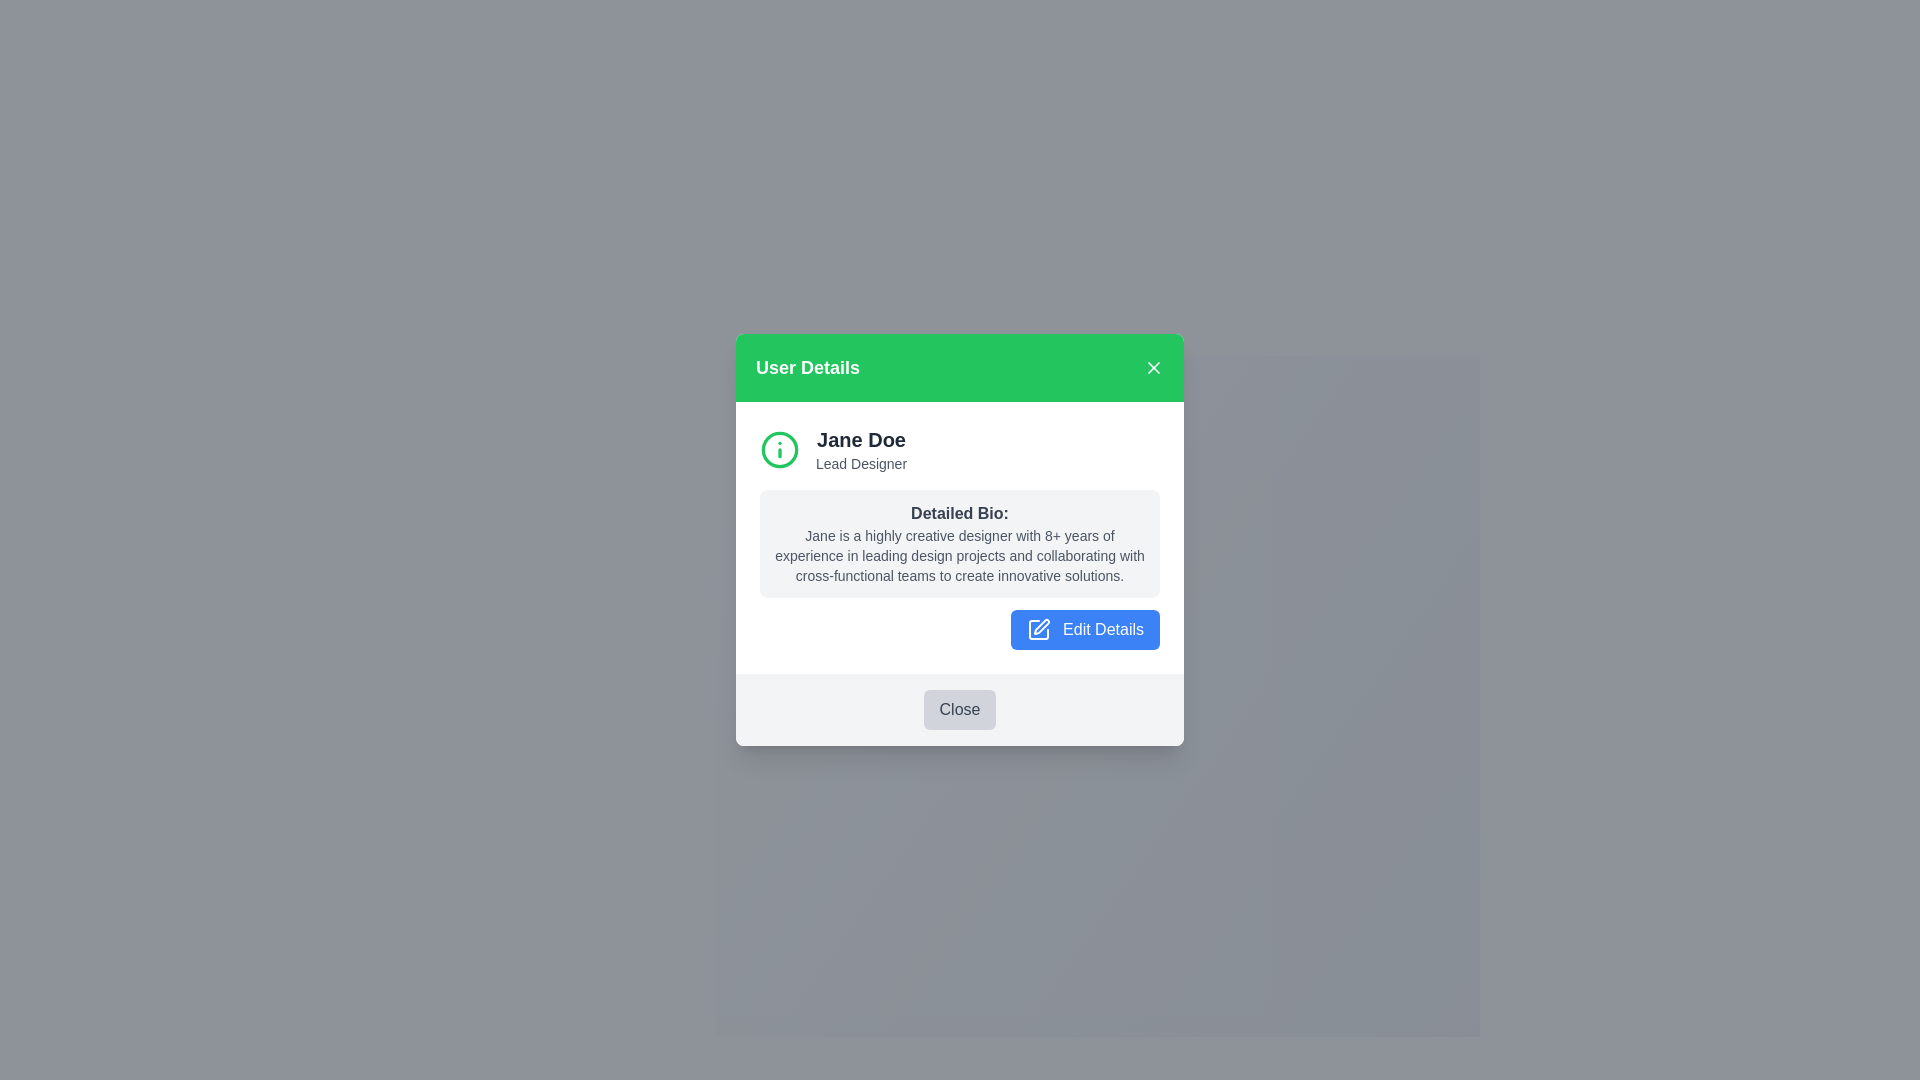 The image size is (1920, 1080). What do you see at coordinates (1038, 630) in the screenshot?
I see `the SVG pen icon located adjacent to the 'Edit Details' button at the center-bottom of the modal dialog` at bounding box center [1038, 630].